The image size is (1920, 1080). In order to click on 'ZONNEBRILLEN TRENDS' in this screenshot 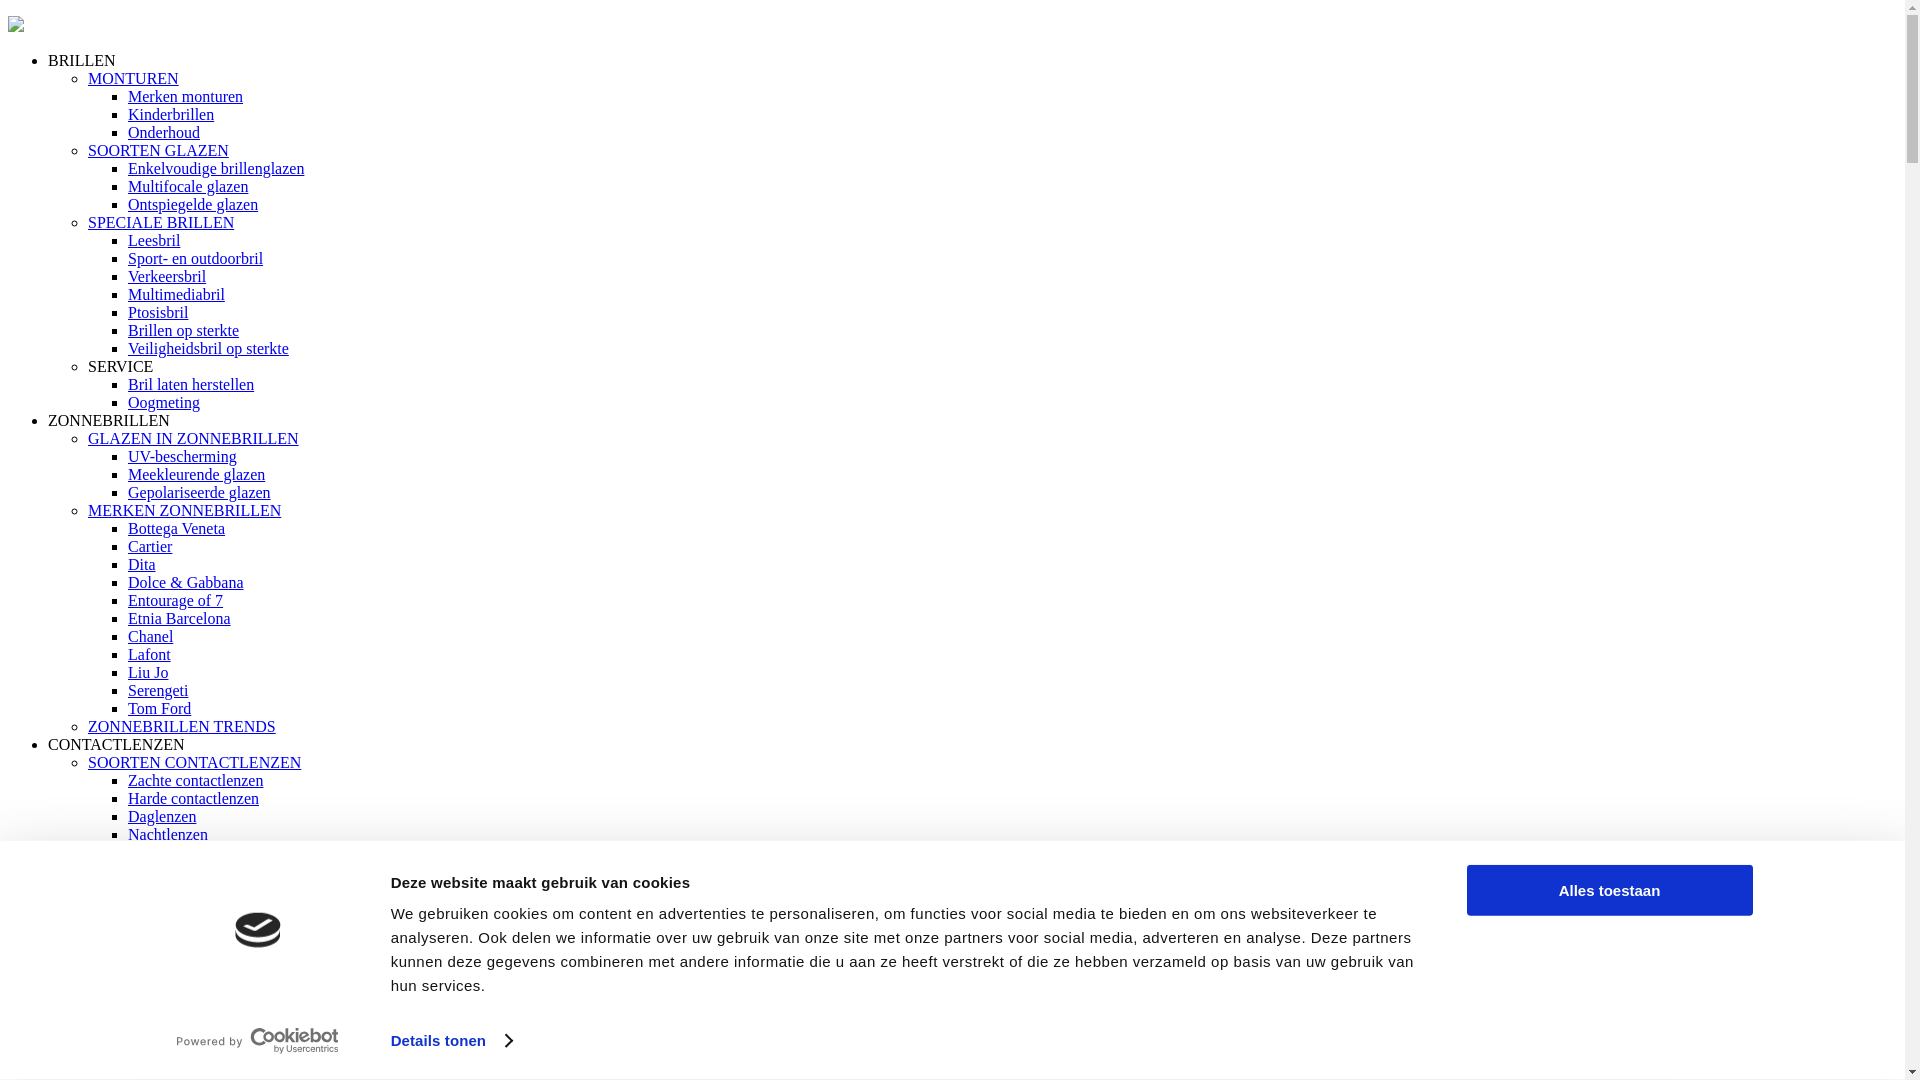, I will do `click(182, 726)`.